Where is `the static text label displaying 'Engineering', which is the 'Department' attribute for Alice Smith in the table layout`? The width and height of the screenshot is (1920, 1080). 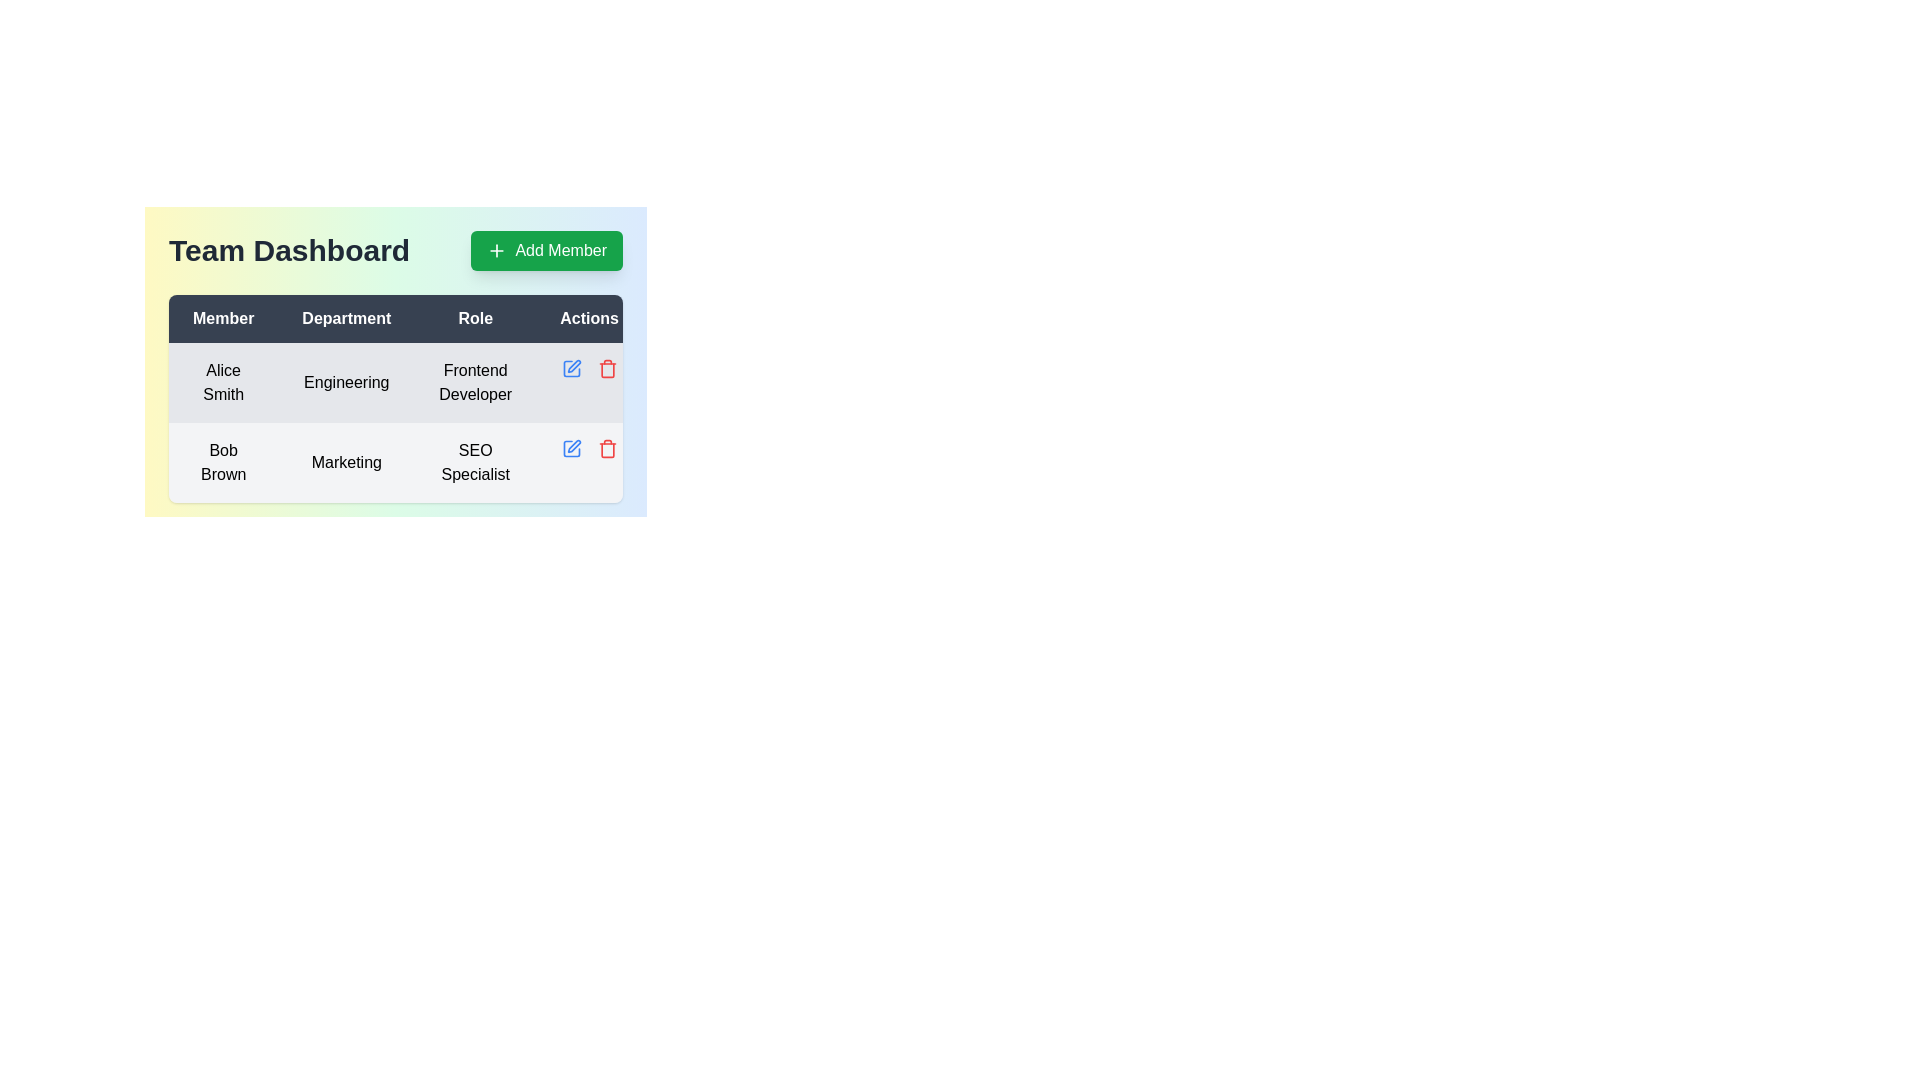
the static text label displaying 'Engineering', which is the 'Department' attribute for Alice Smith in the table layout is located at coordinates (346, 382).